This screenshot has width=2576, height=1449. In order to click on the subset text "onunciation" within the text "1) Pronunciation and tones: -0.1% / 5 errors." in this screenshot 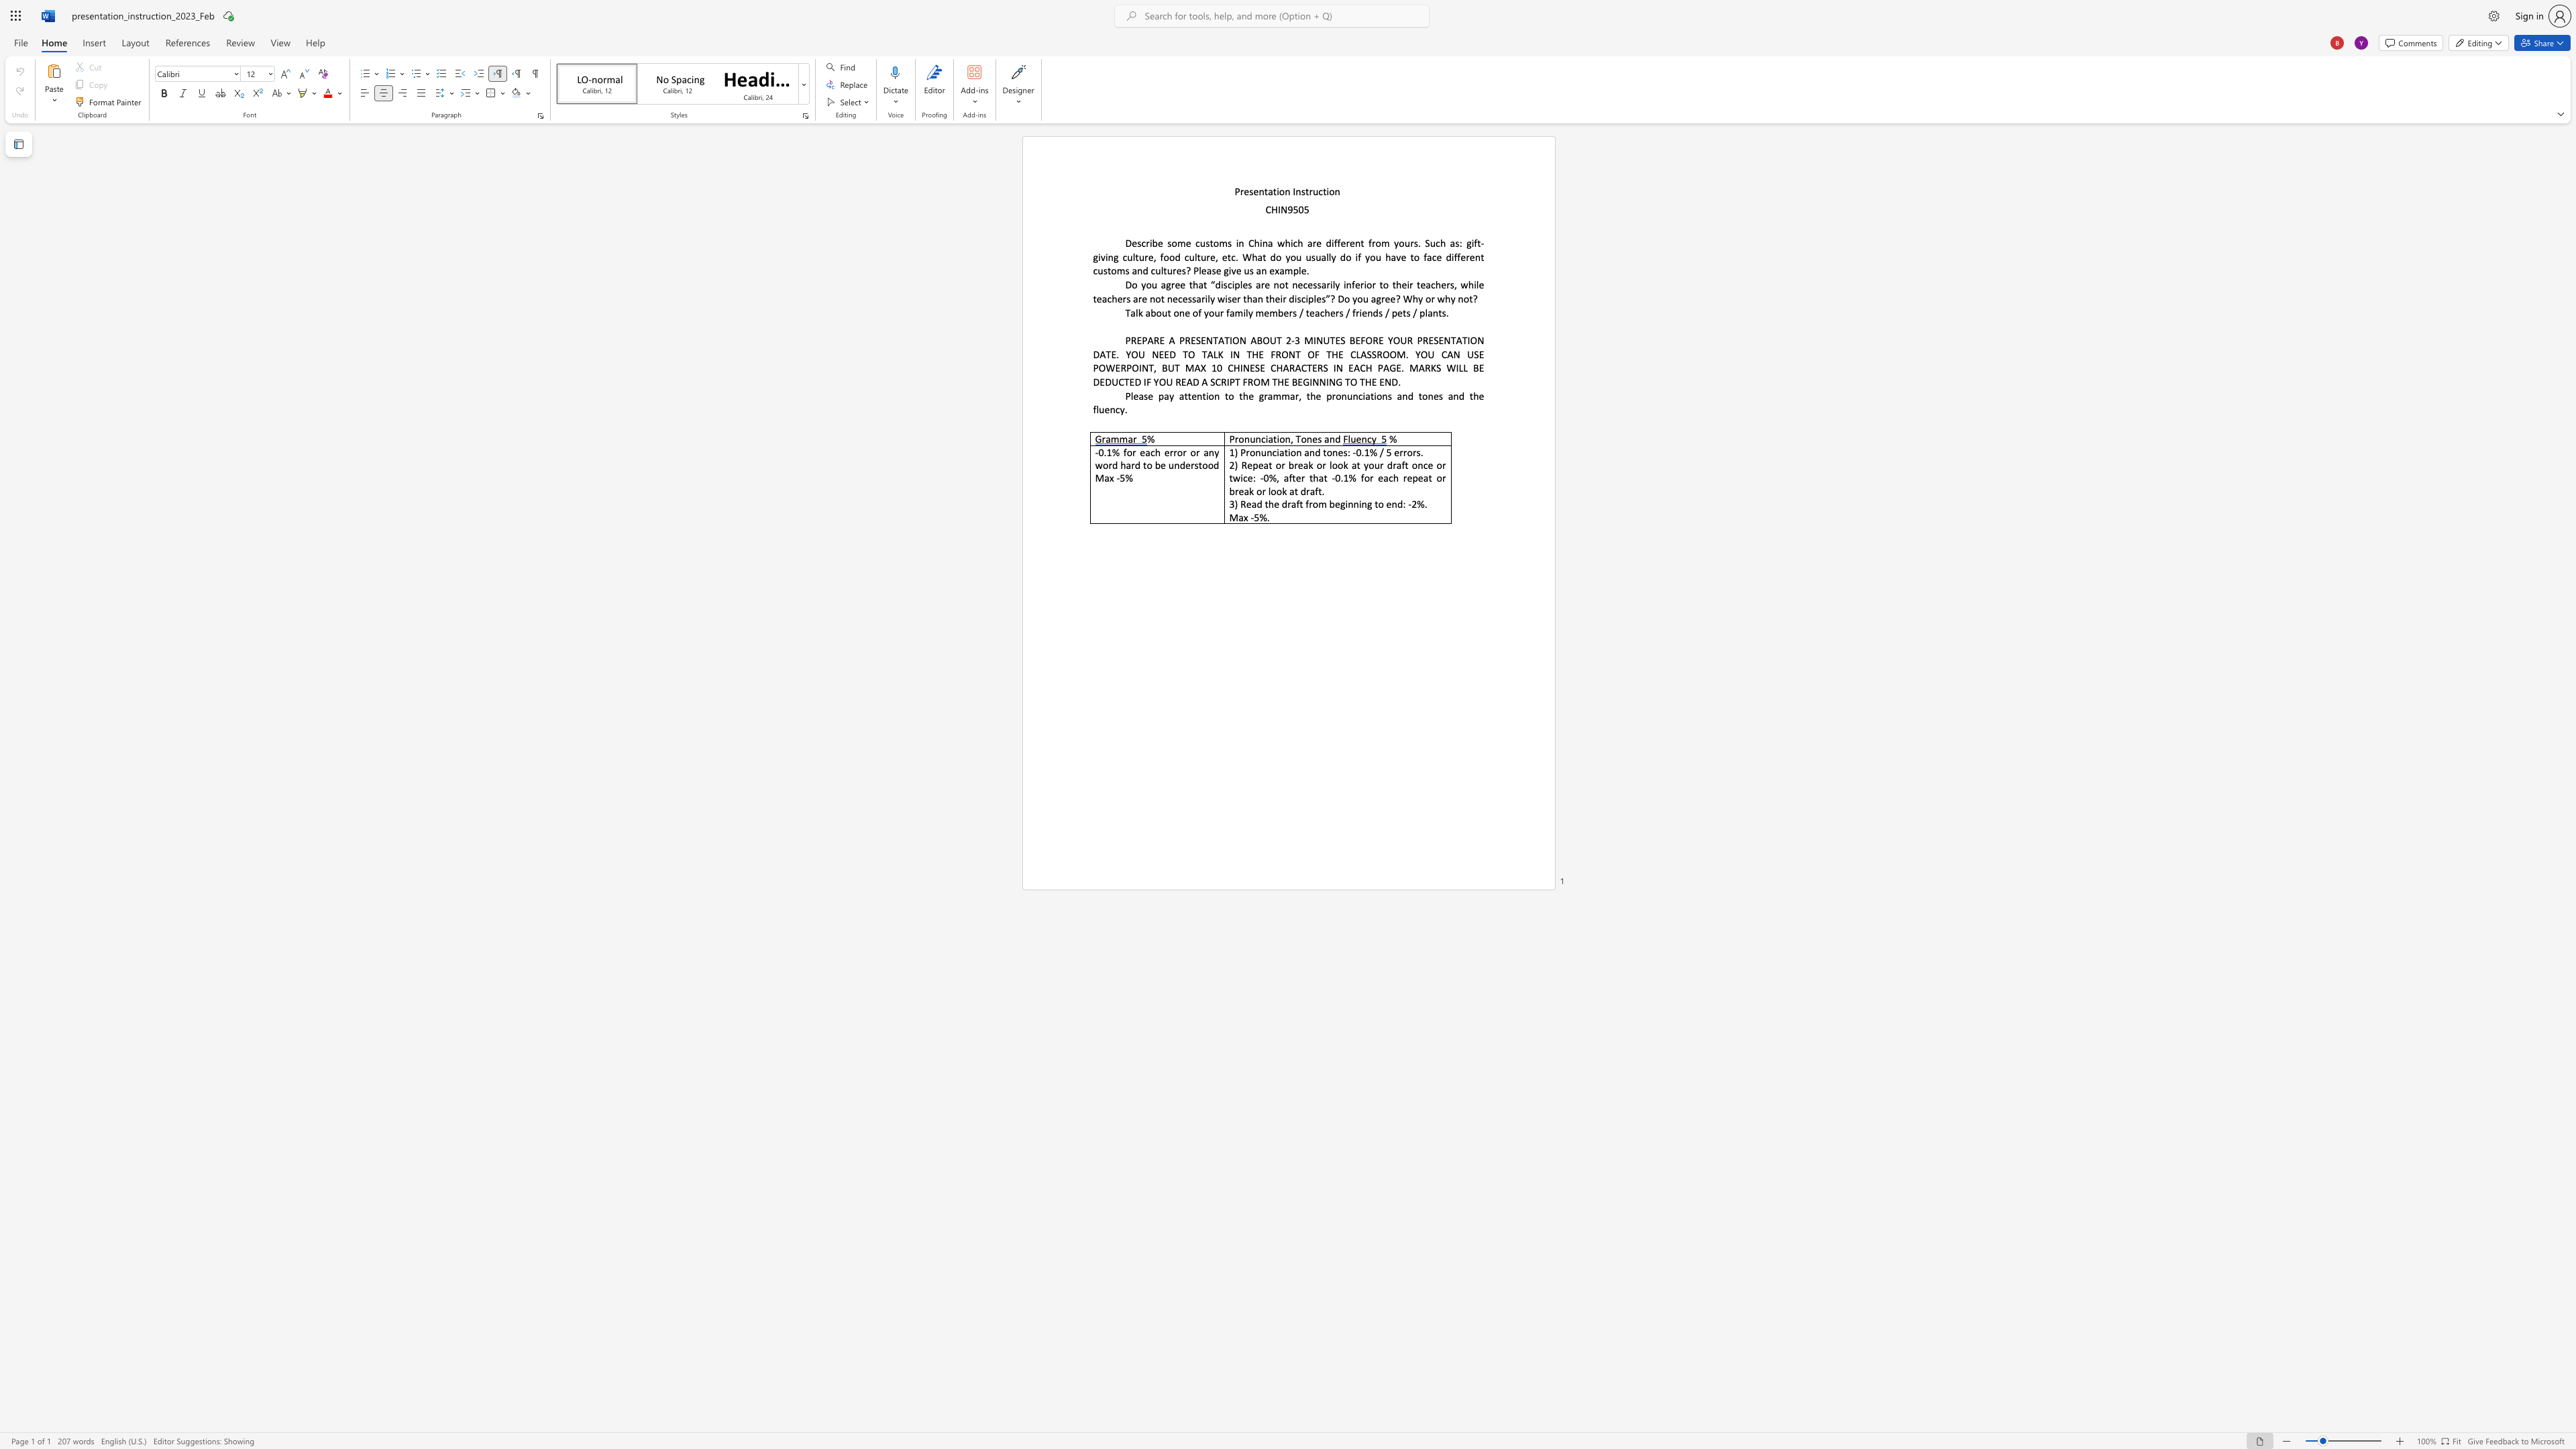, I will do `click(1248, 452)`.